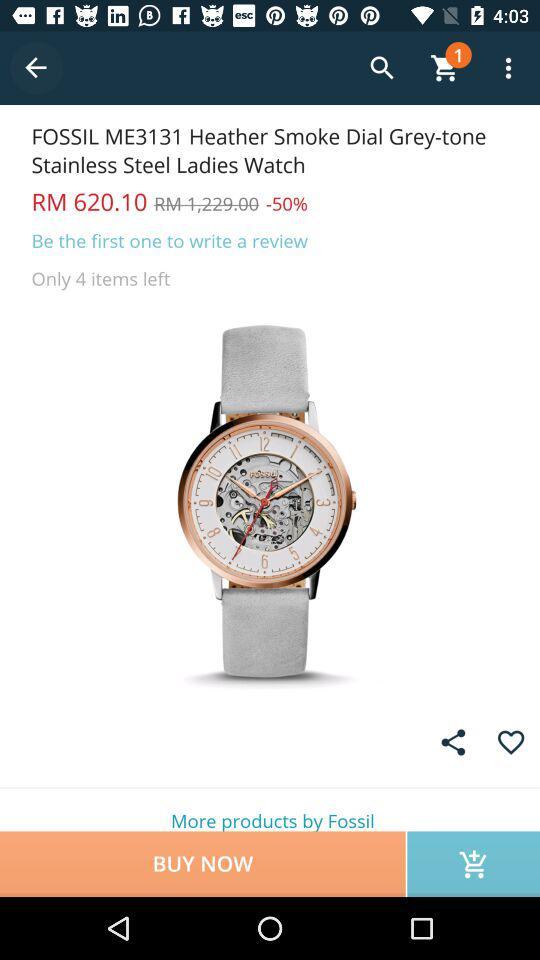 The width and height of the screenshot is (540, 960). I want to click on previous page, so click(36, 68).